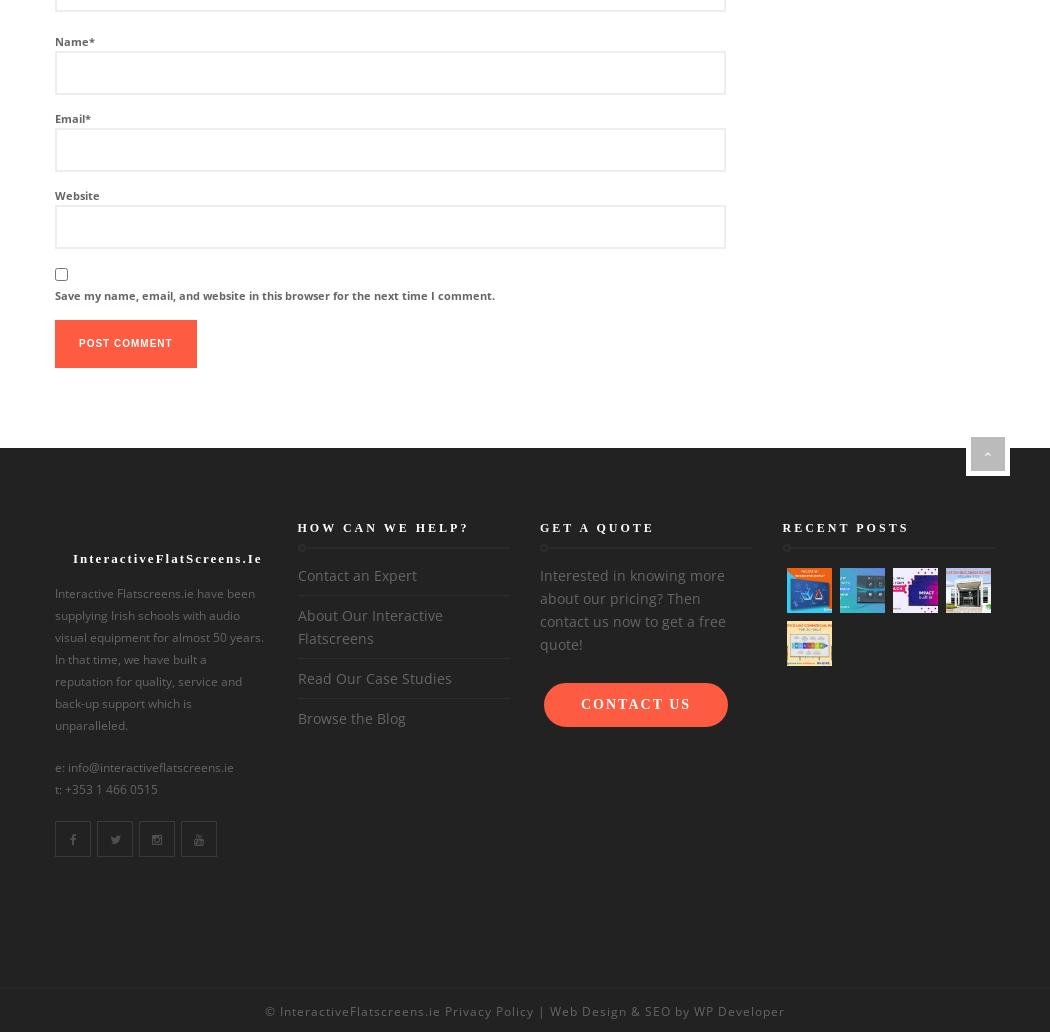  What do you see at coordinates (150, 766) in the screenshot?
I see `'info@interactiveflatscreens.ie'` at bounding box center [150, 766].